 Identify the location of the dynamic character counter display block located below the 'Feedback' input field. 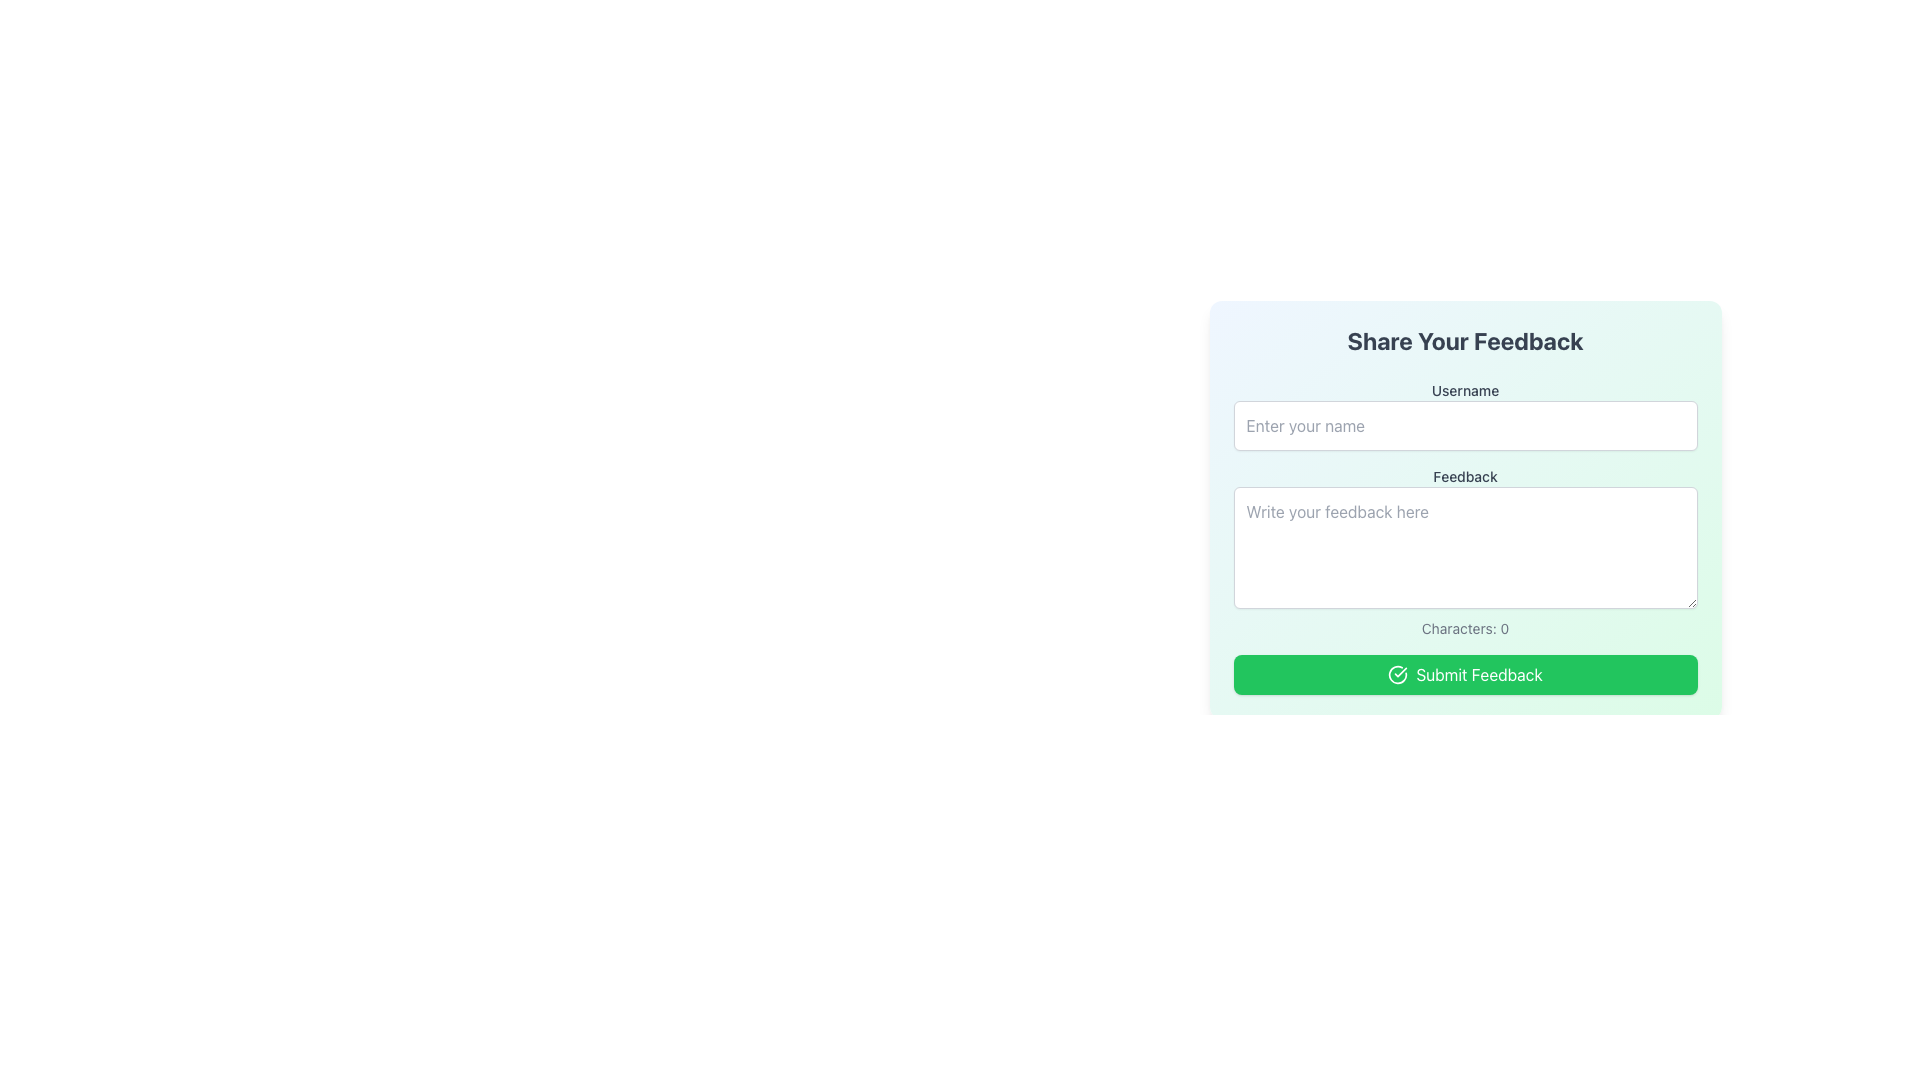
(1465, 627).